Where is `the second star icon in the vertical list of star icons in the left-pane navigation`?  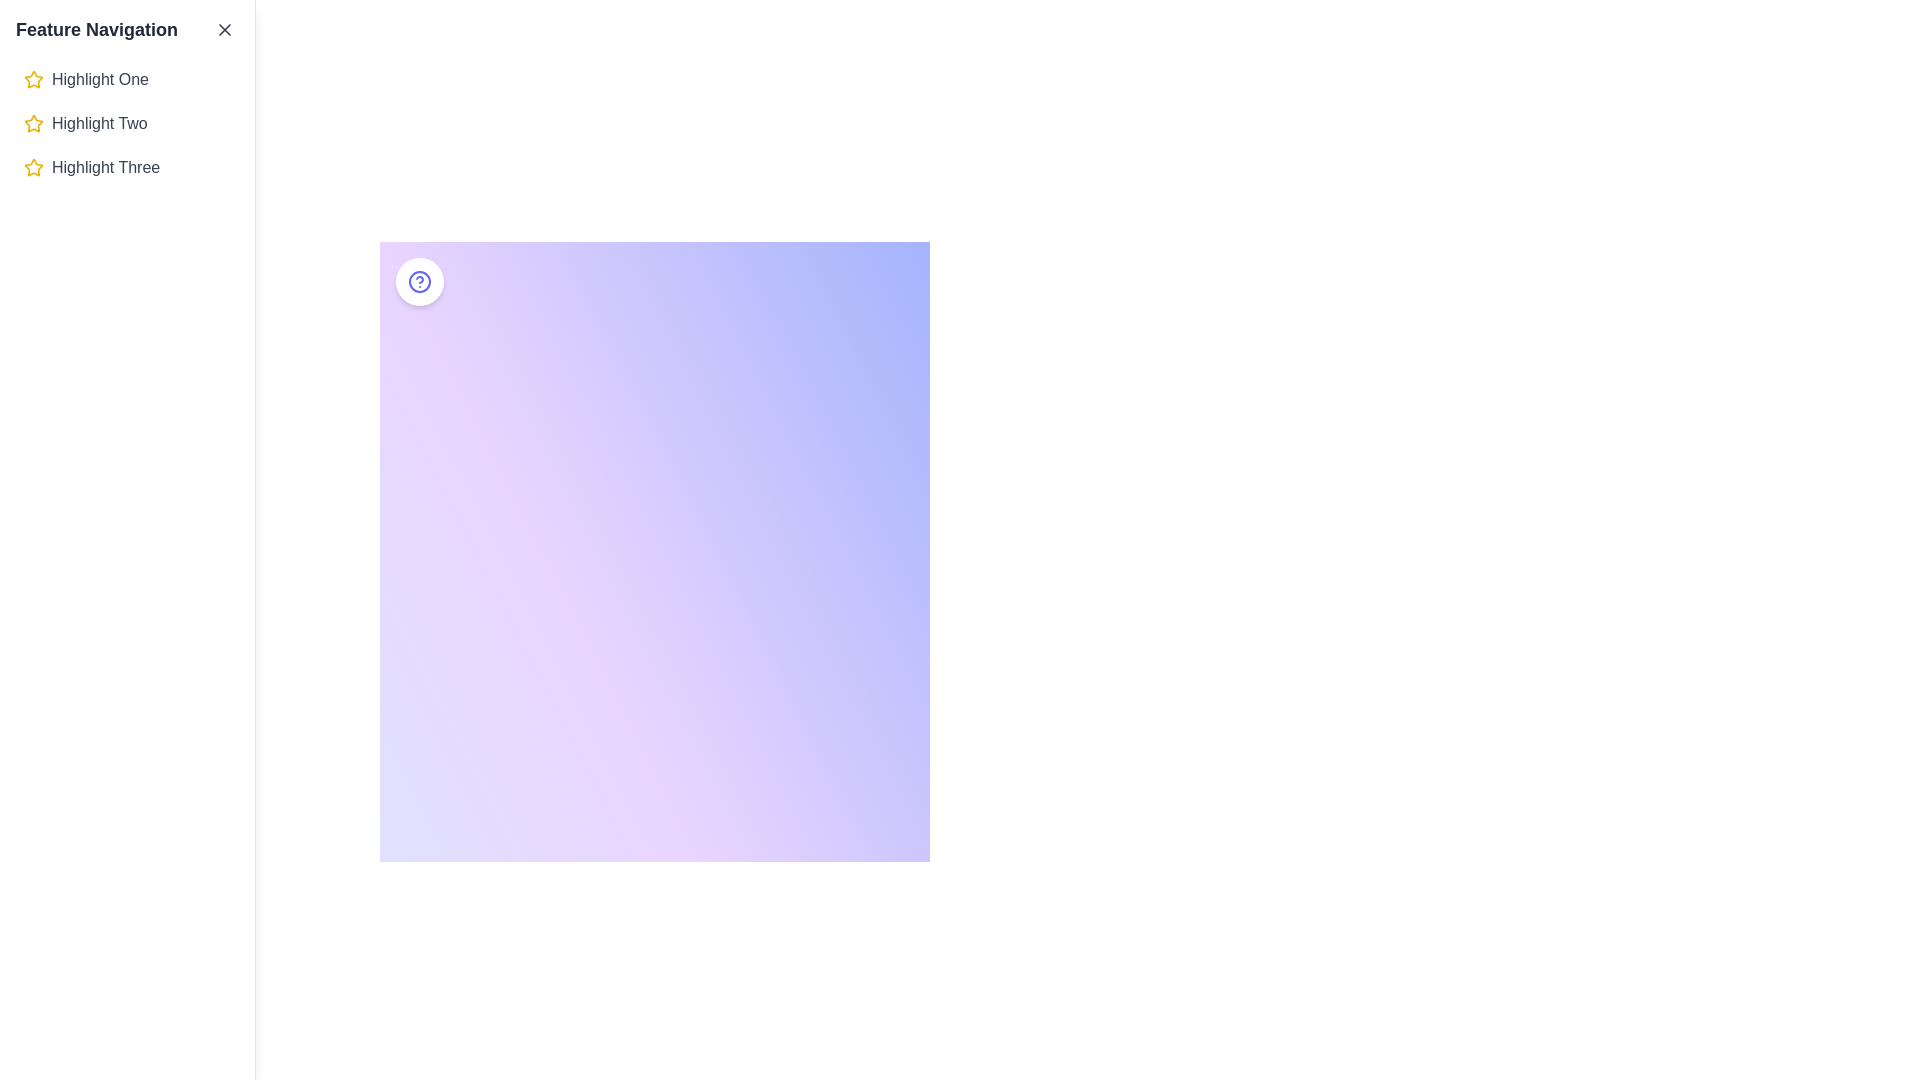 the second star icon in the vertical list of star icons in the left-pane navigation is located at coordinates (33, 123).